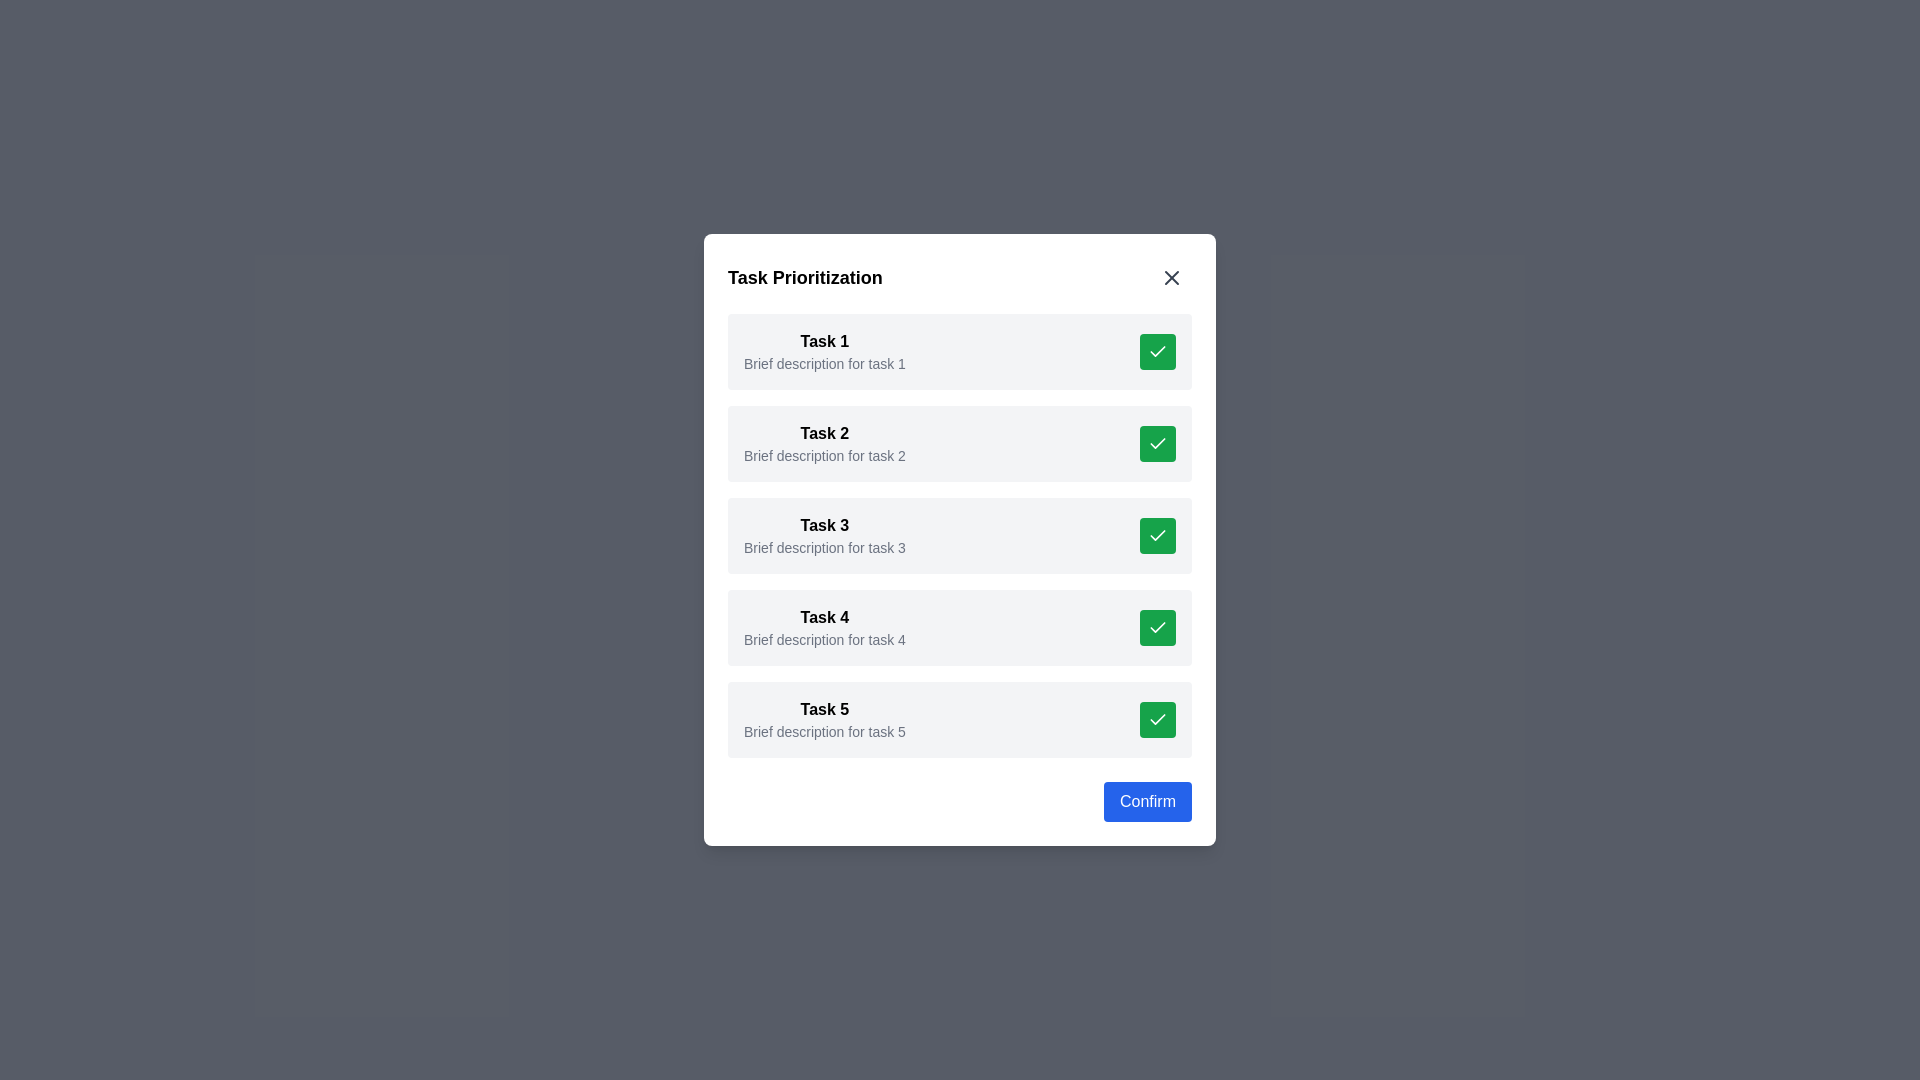 Image resolution: width=1920 pixels, height=1080 pixels. I want to click on the status depicted by the icon indicating the completion or selection status of 'Task 4', located on the right side of the fourth row in the center modal, so click(1157, 626).